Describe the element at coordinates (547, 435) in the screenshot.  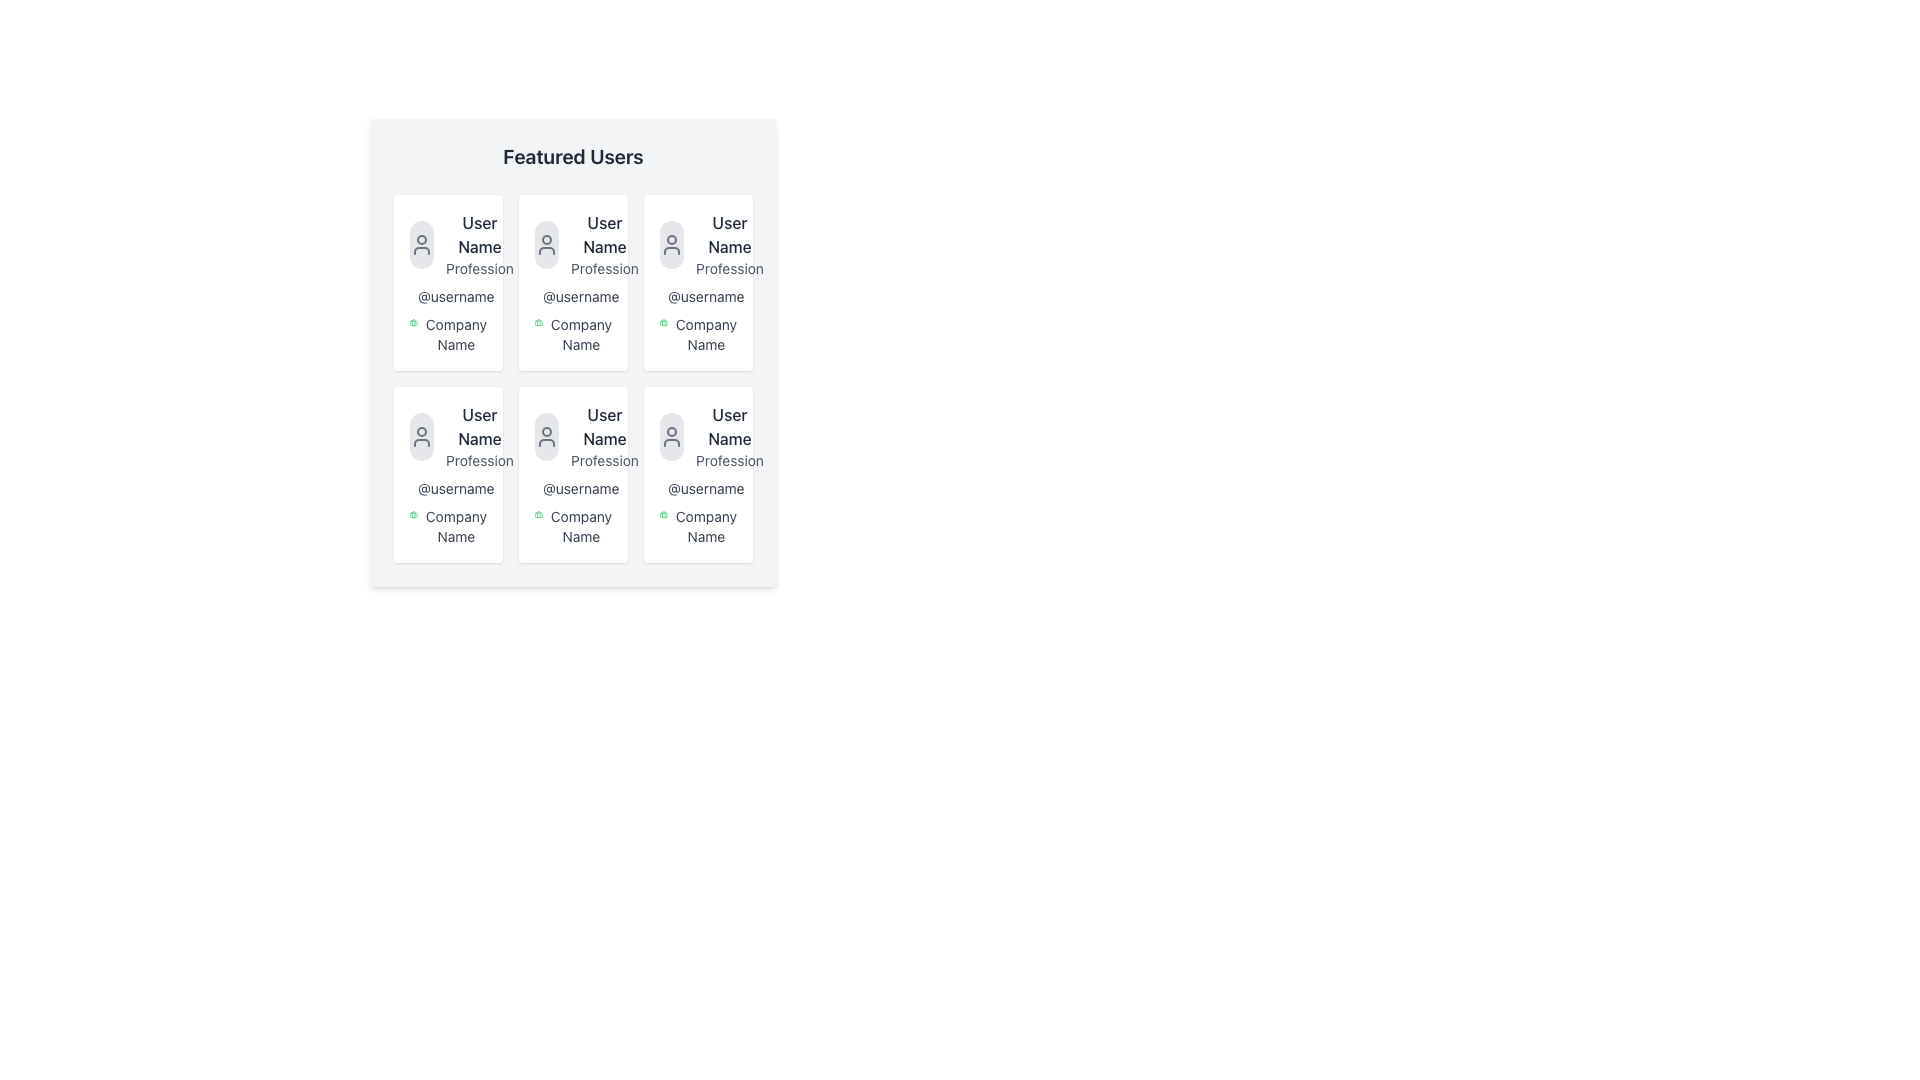
I see `the circular profile icon placeholder with a gray background that contains an SVG user icon` at that location.